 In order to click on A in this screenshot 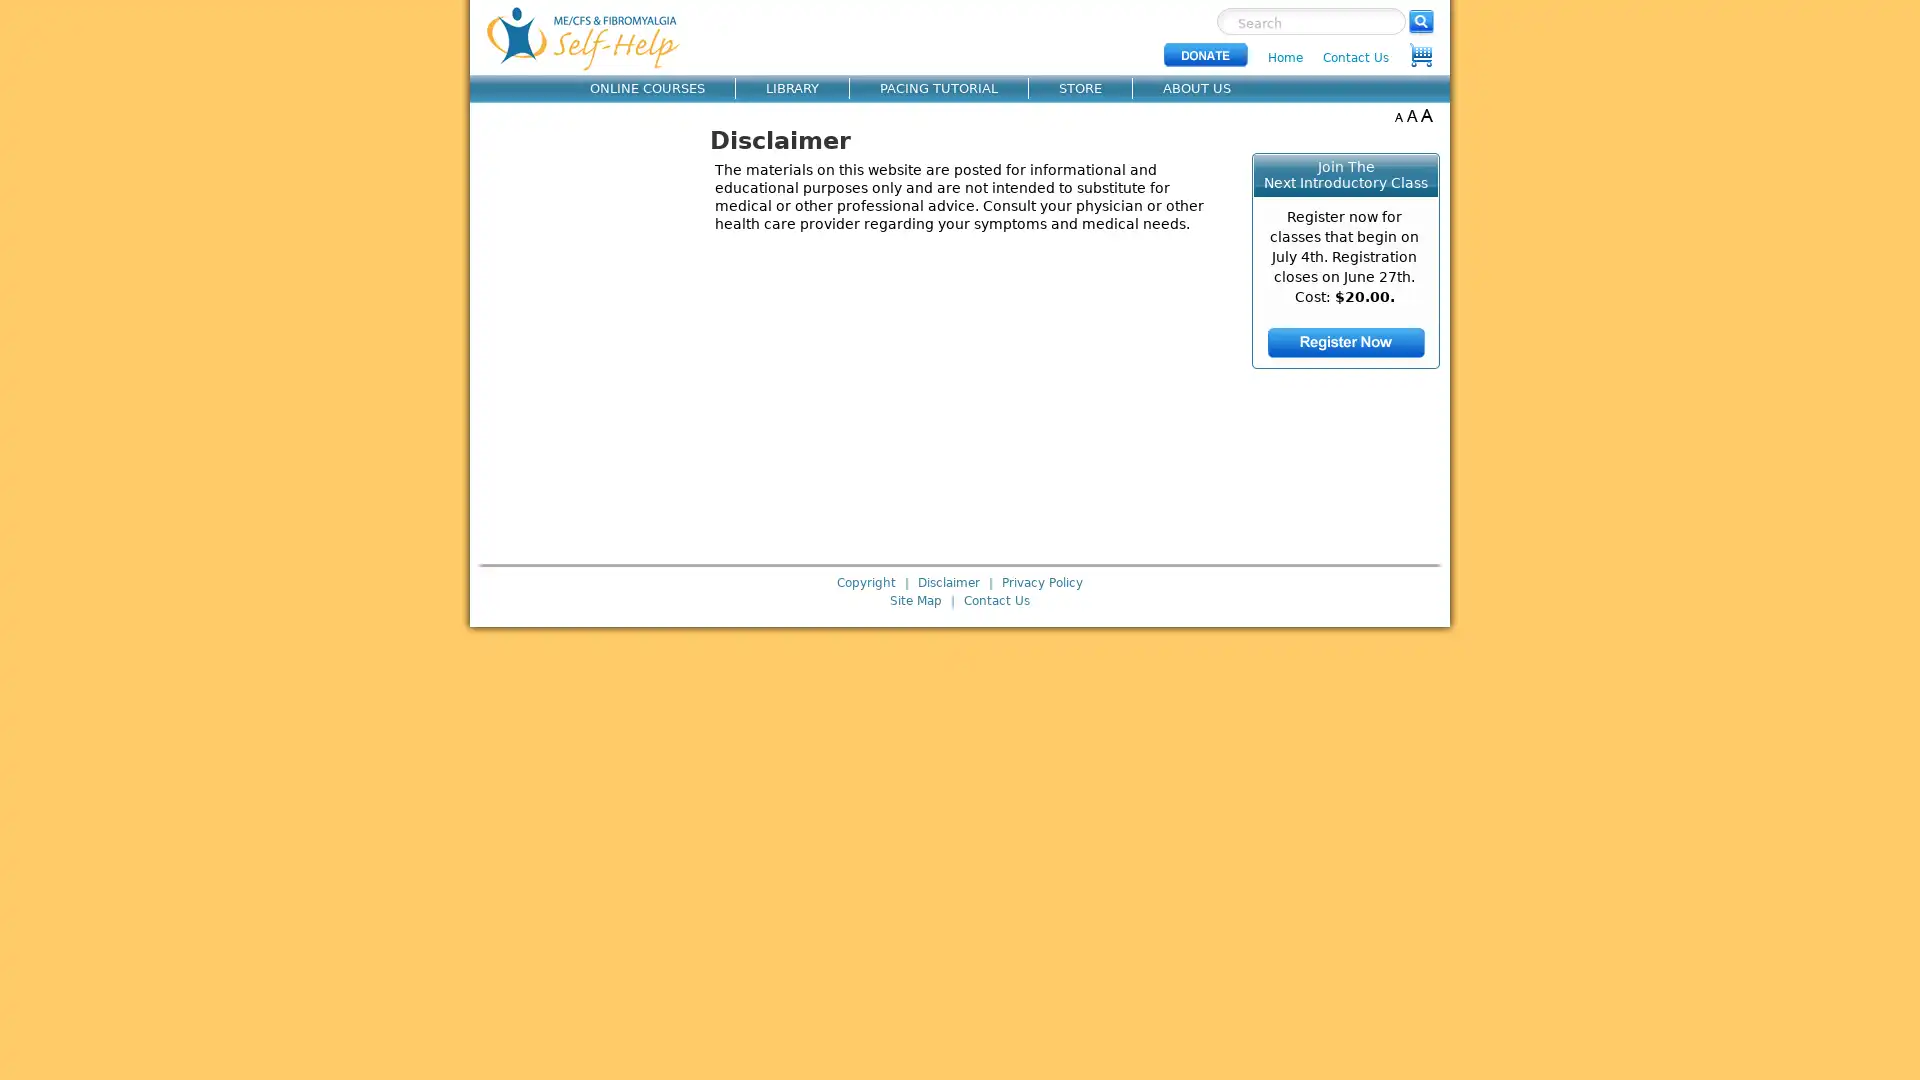, I will do `click(1425, 115)`.